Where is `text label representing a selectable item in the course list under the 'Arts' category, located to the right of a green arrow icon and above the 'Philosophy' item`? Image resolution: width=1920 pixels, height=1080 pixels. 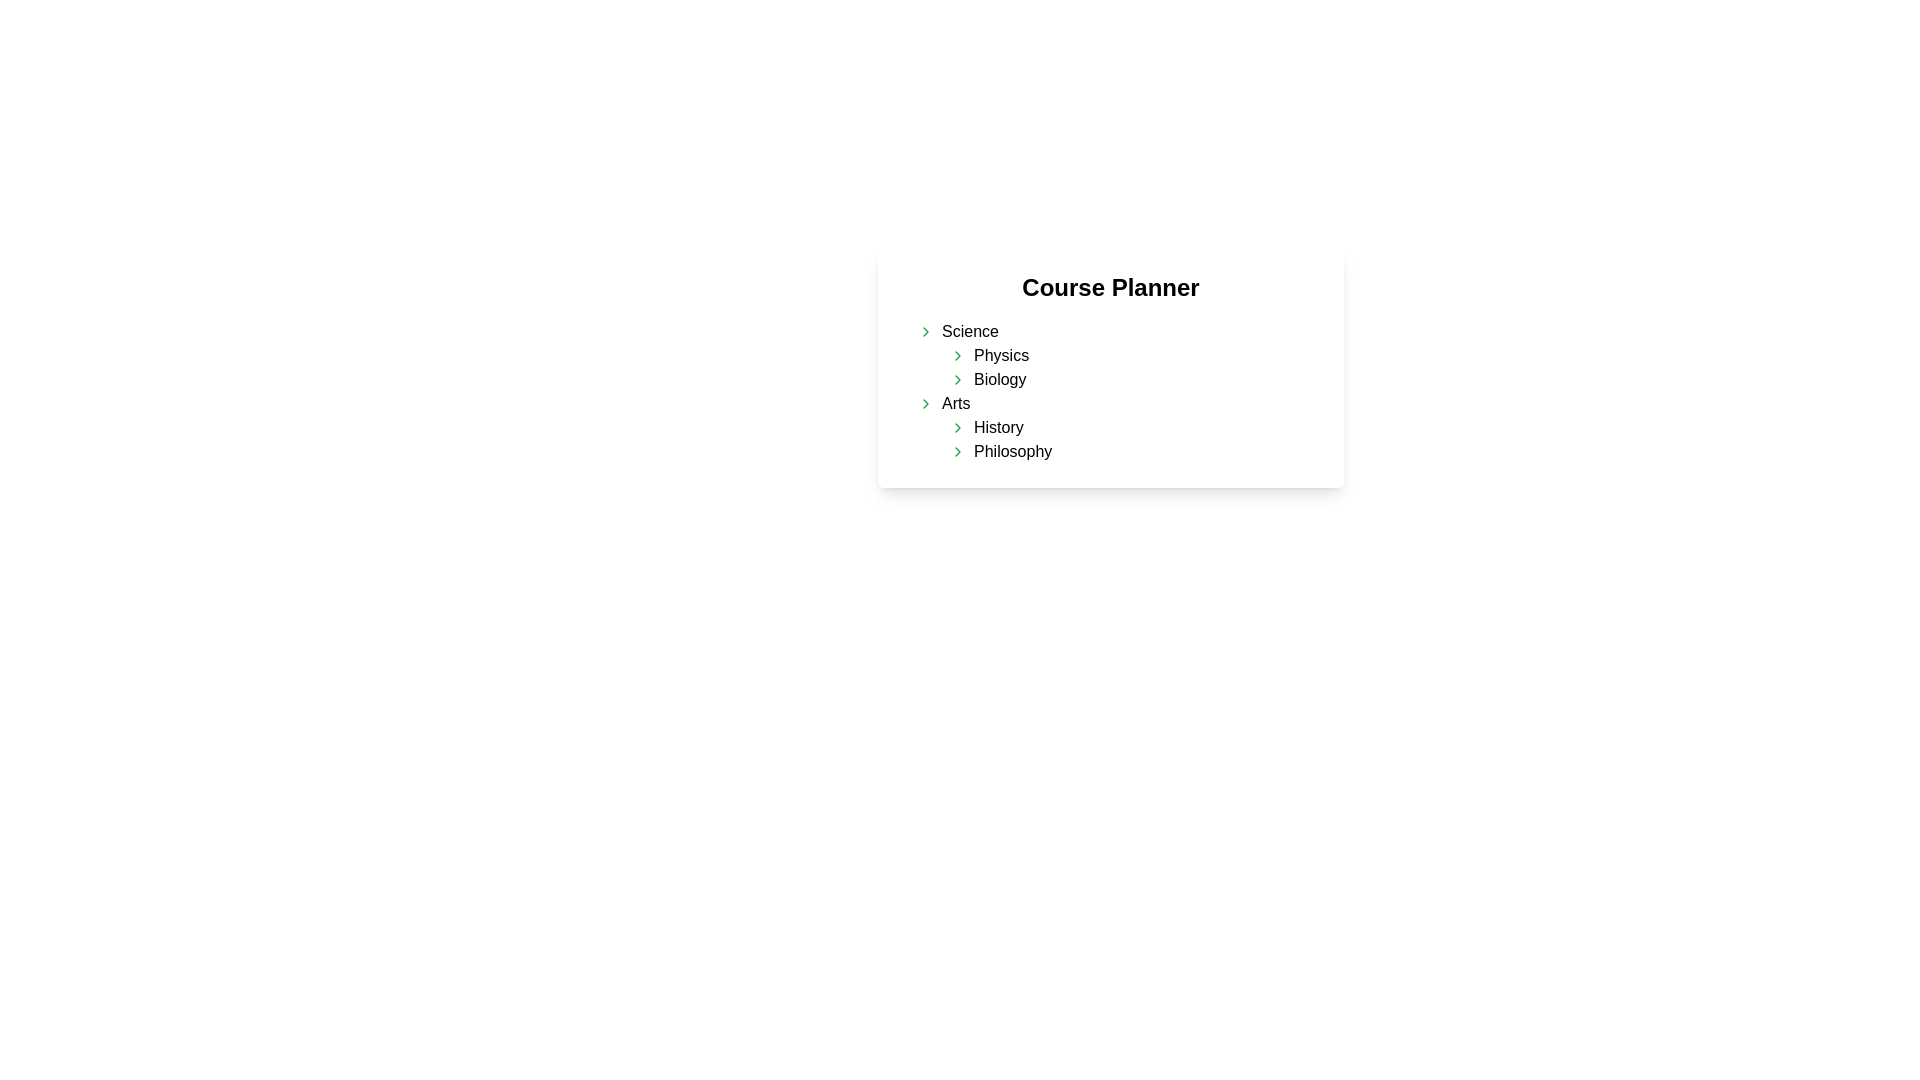
text label representing a selectable item in the course list under the 'Arts' category, located to the right of a green arrow icon and above the 'Philosophy' item is located at coordinates (998, 427).